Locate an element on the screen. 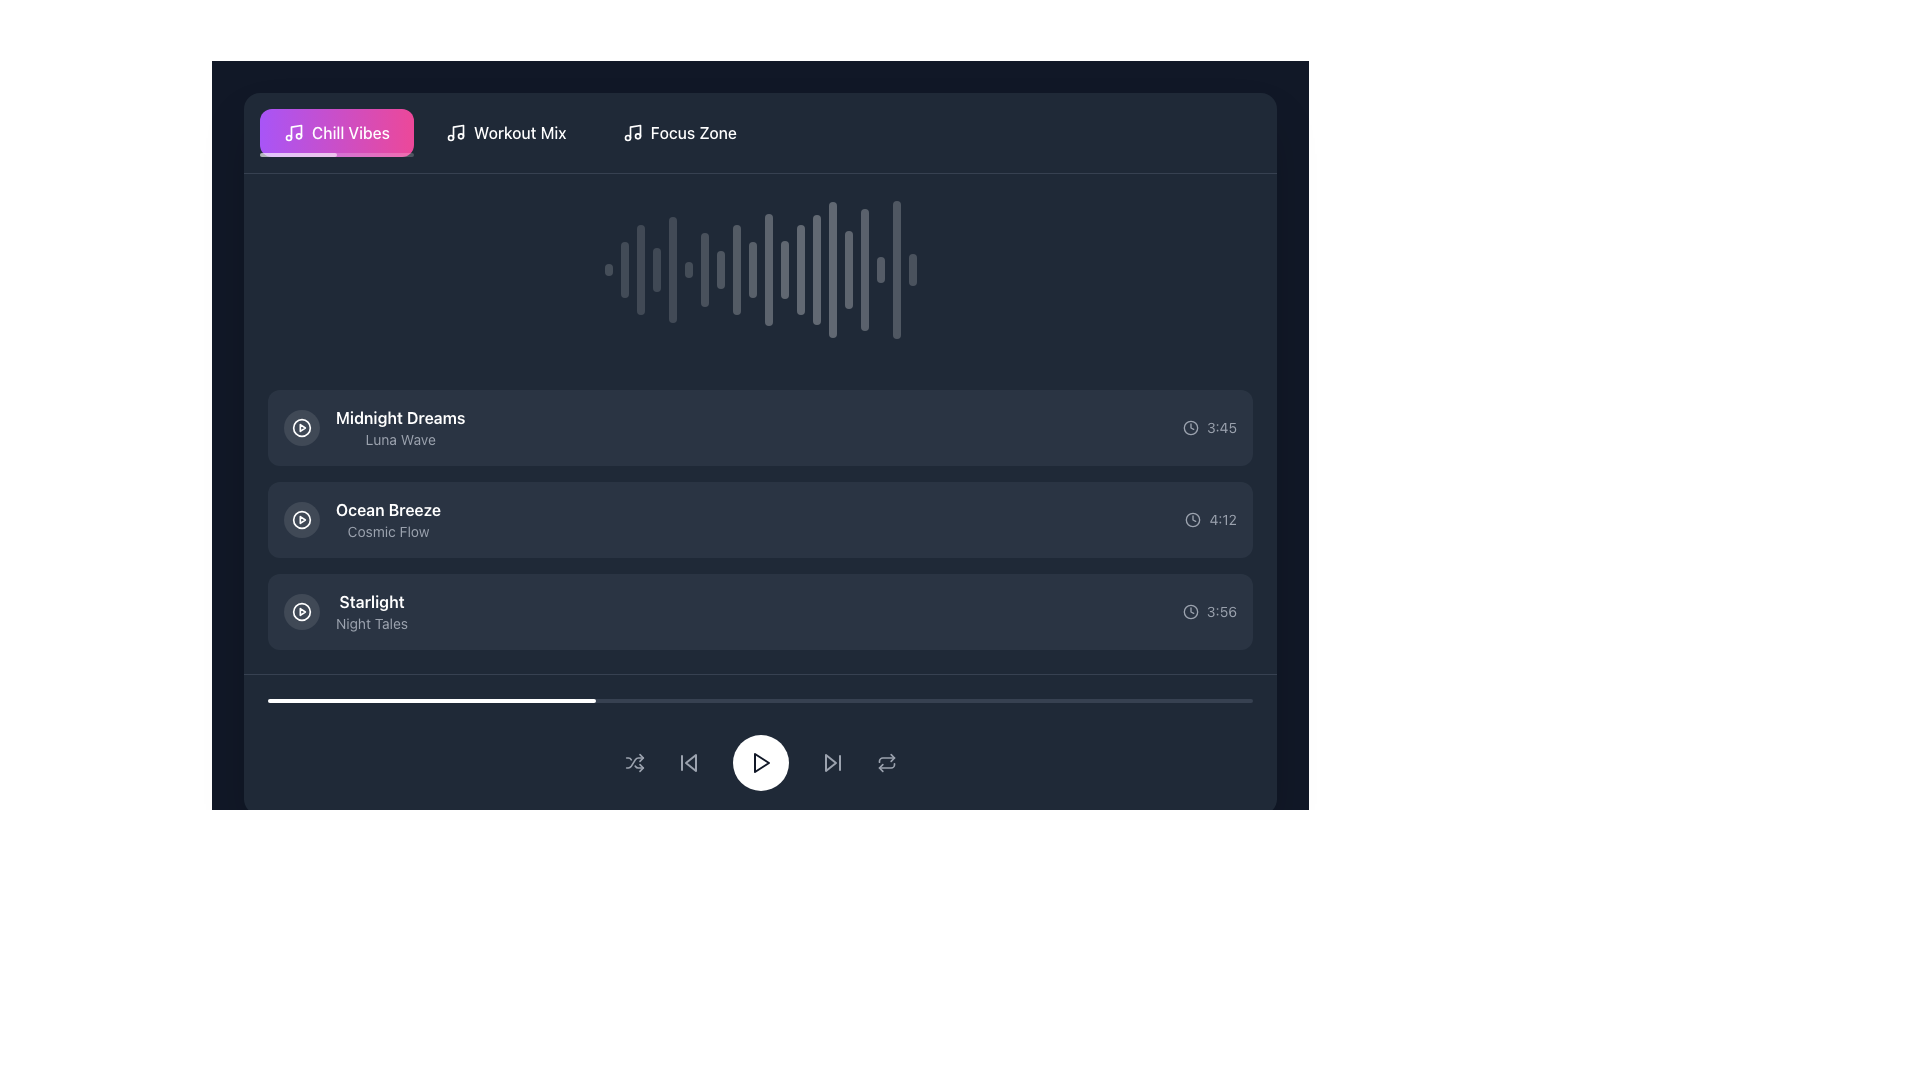  the SVG circle that is part of the clock icon adjacent to the duration text '3:45' in the first row of the displayed list is located at coordinates (1190, 427).